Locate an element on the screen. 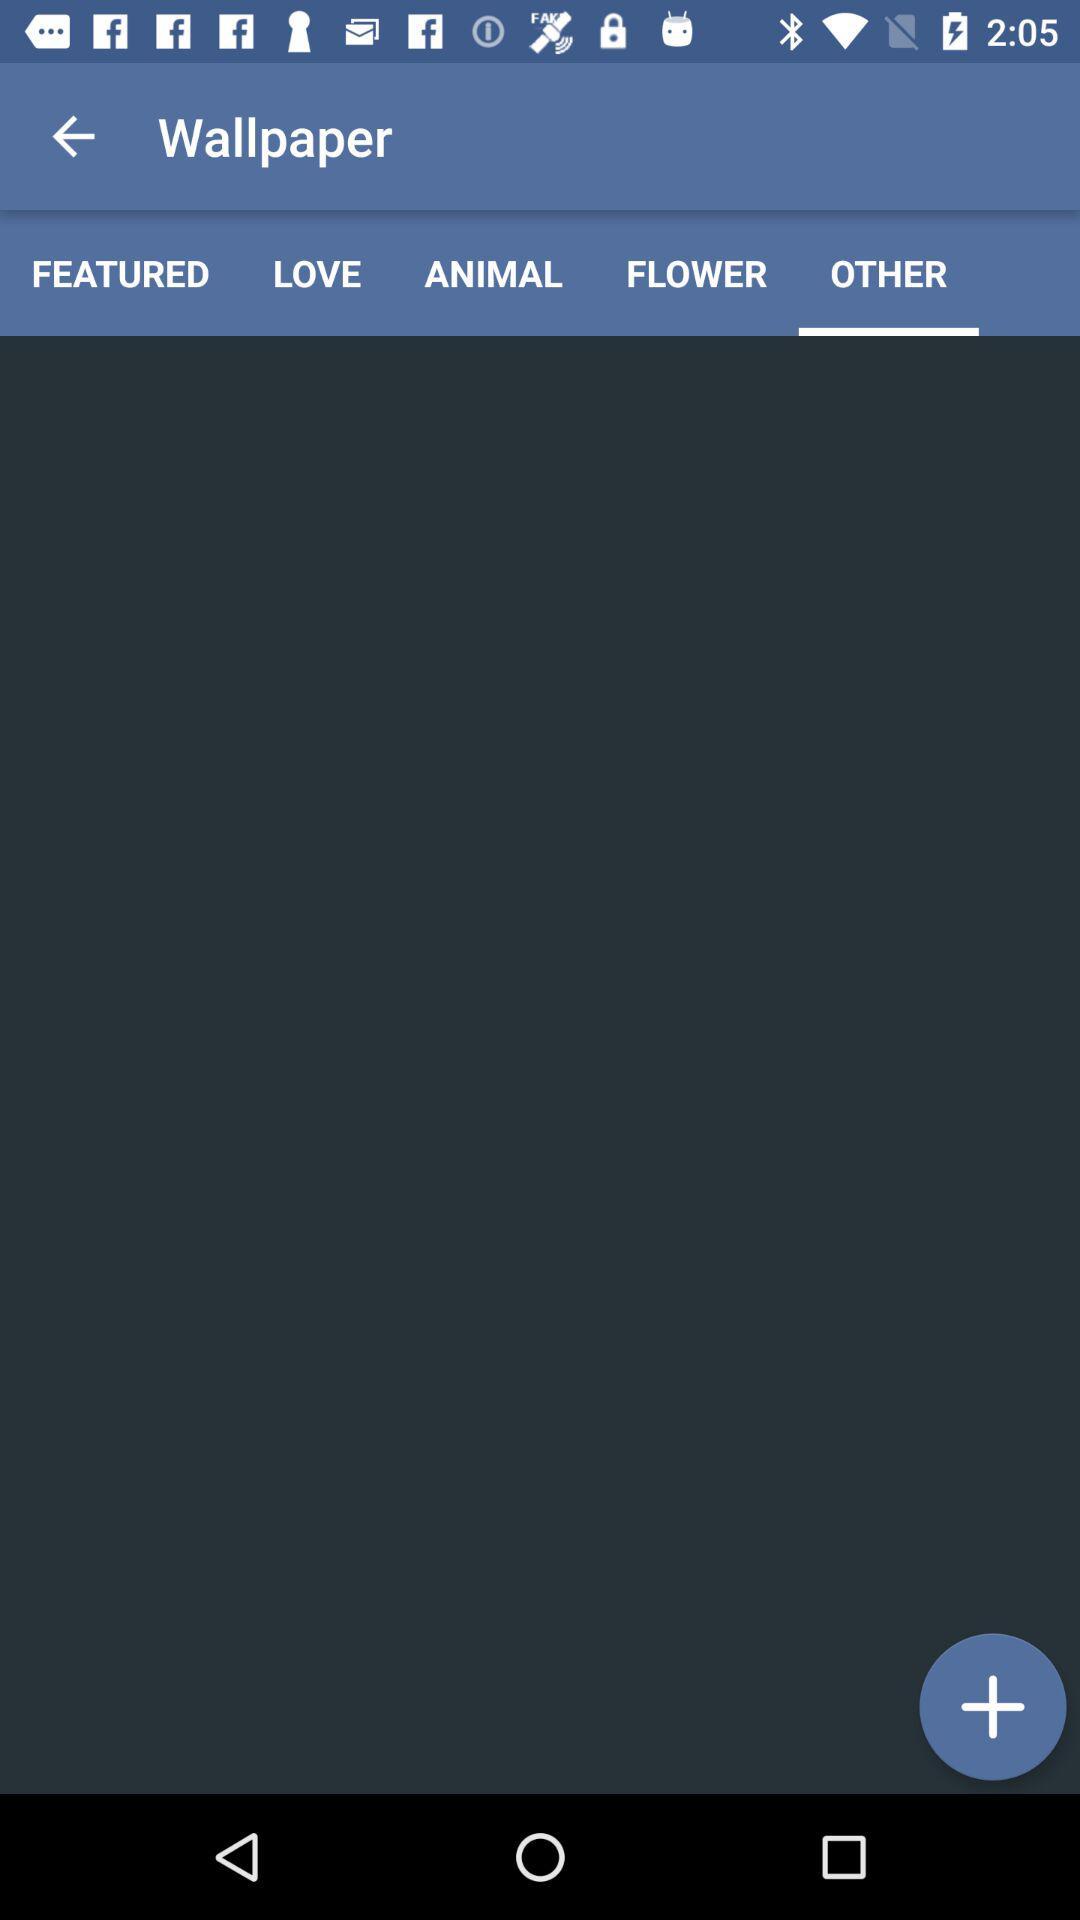 The height and width of the screenshot is (1920, 1080). the add icon is located at coordinates (992, 1706).